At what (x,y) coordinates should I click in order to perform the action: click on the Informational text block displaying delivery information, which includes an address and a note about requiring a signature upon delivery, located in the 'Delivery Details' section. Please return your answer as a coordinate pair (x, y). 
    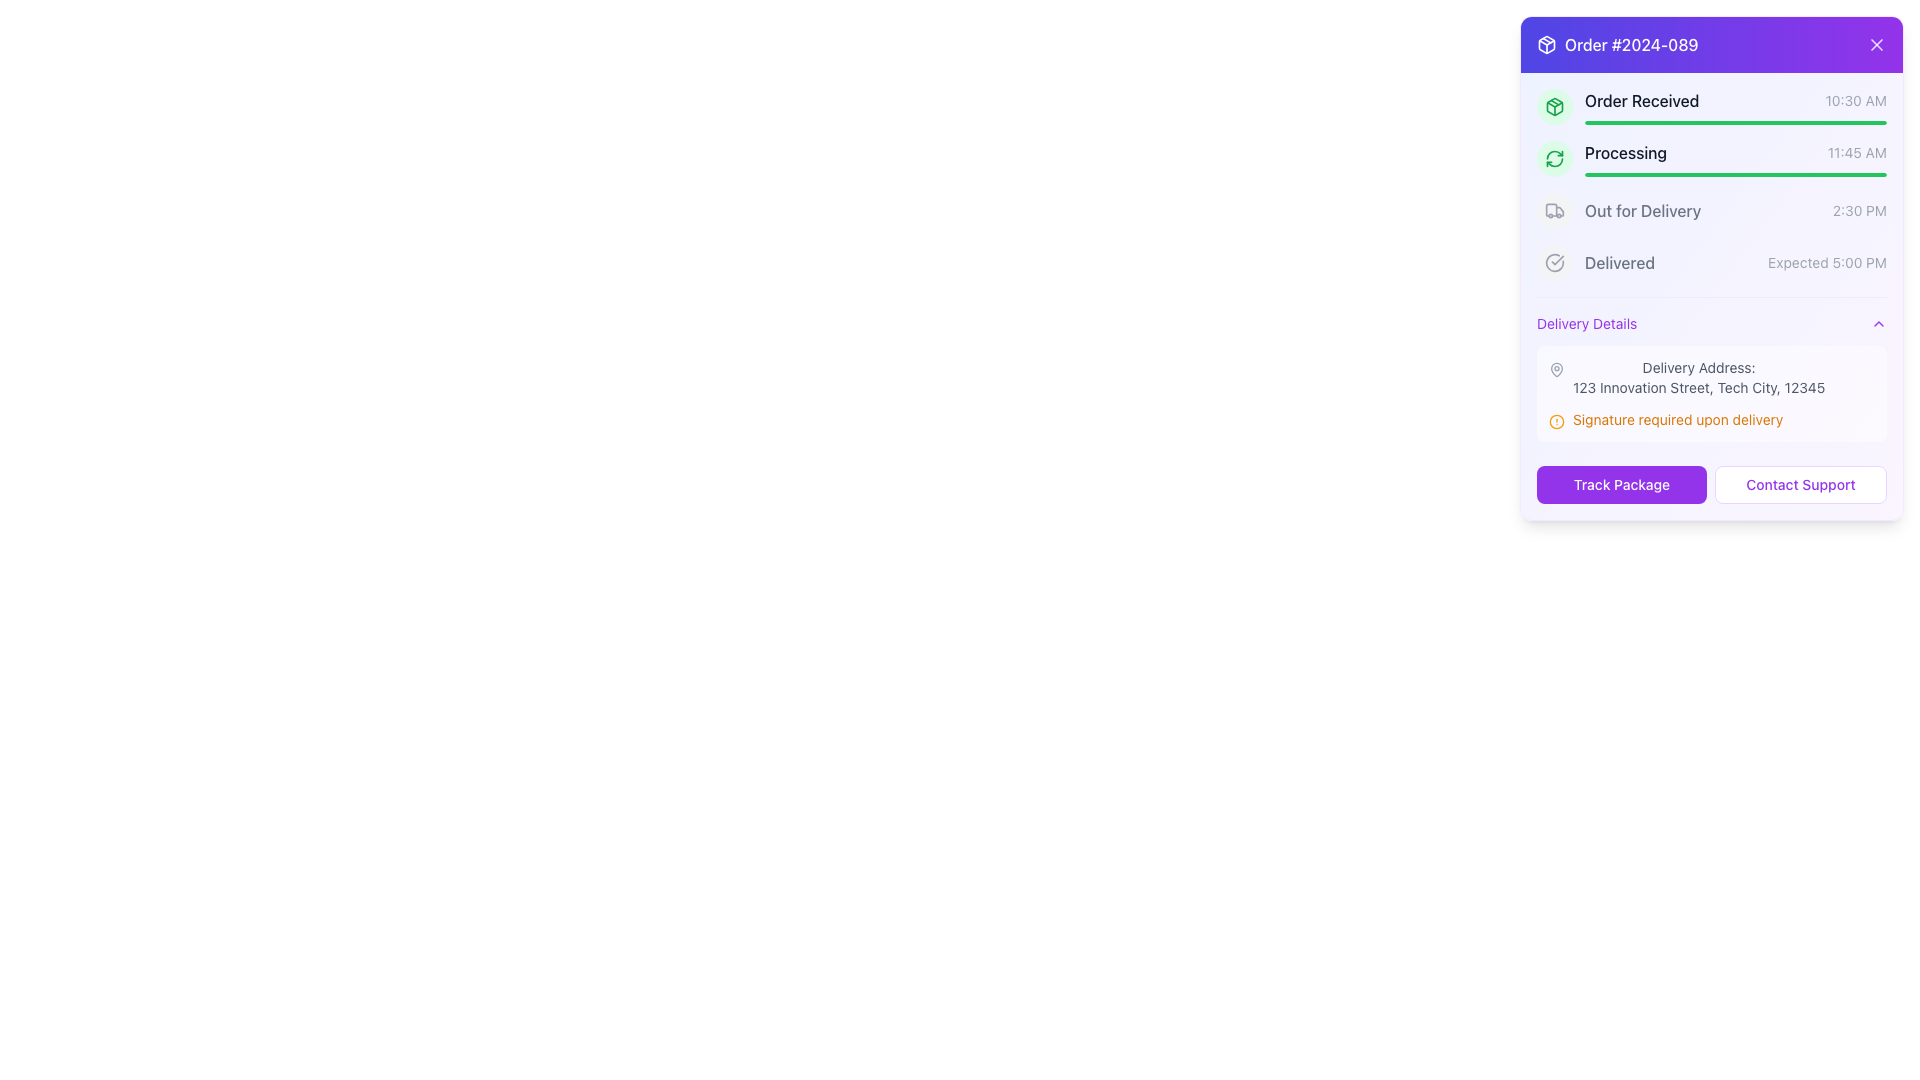
    Looking at the image, I should click on (1711, 393).